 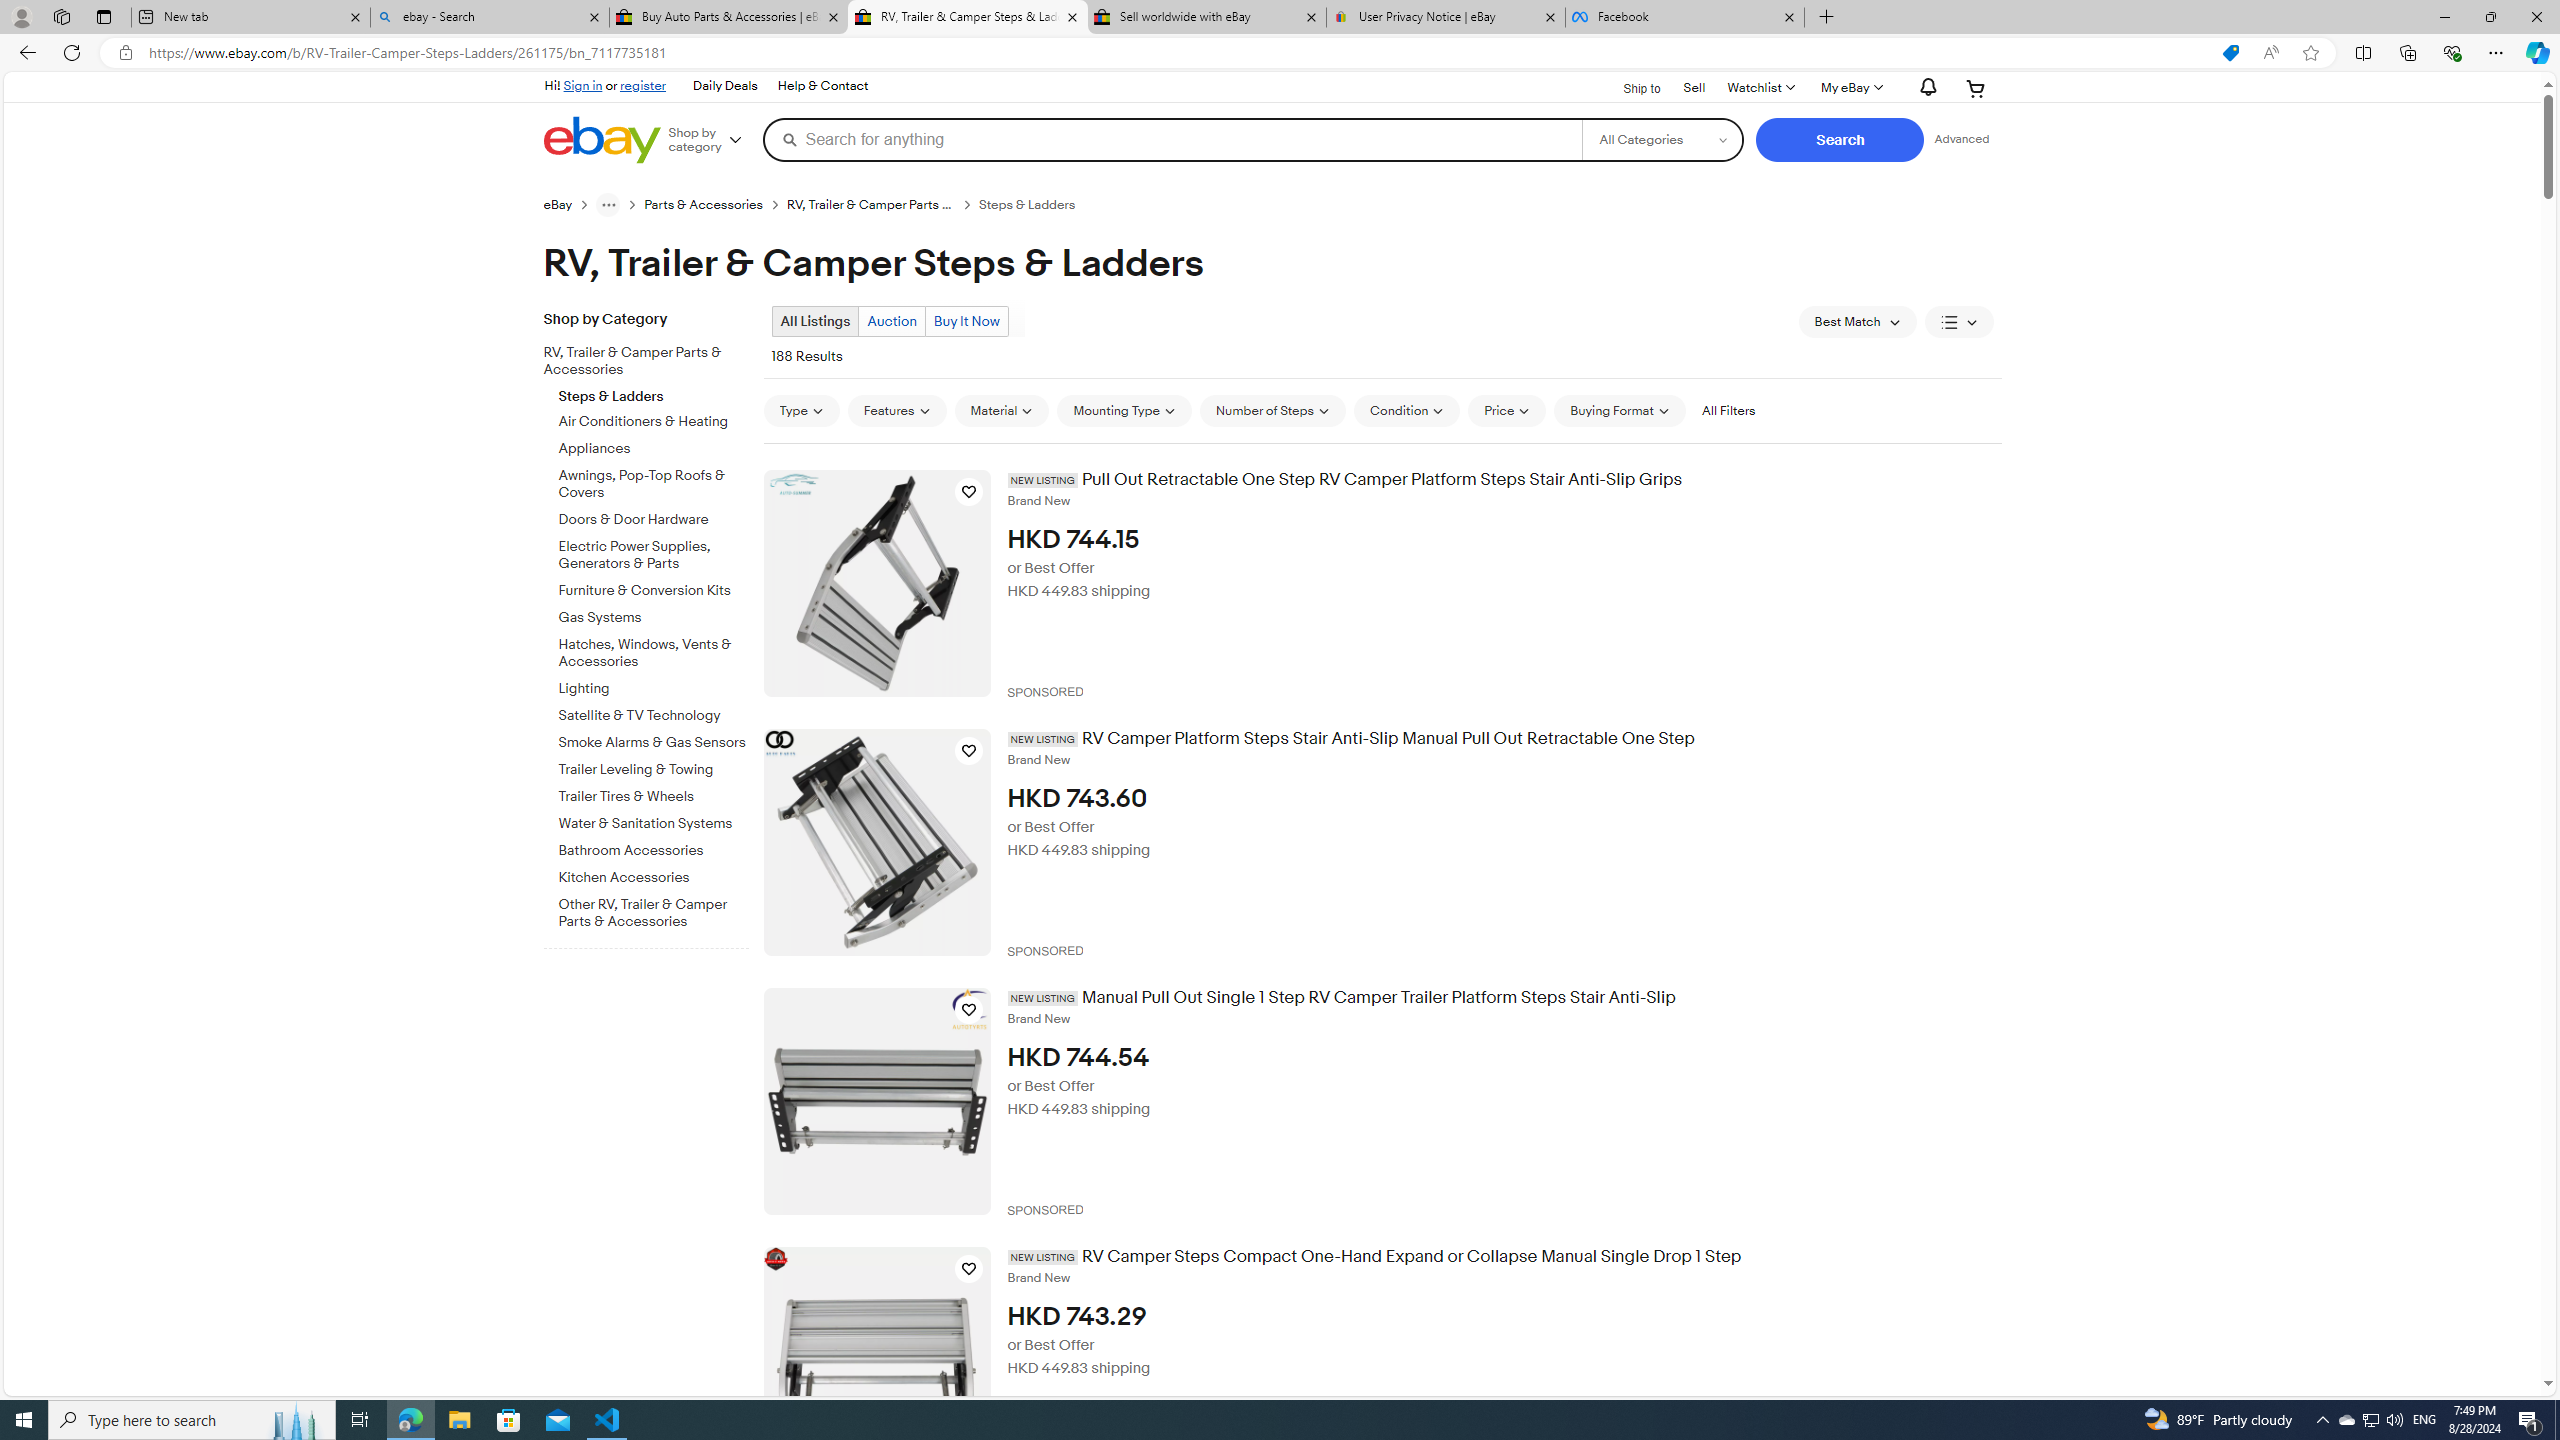 I want to click on 'Hatches, Windows, Vents & Accessories', so click(x=653, y=654).